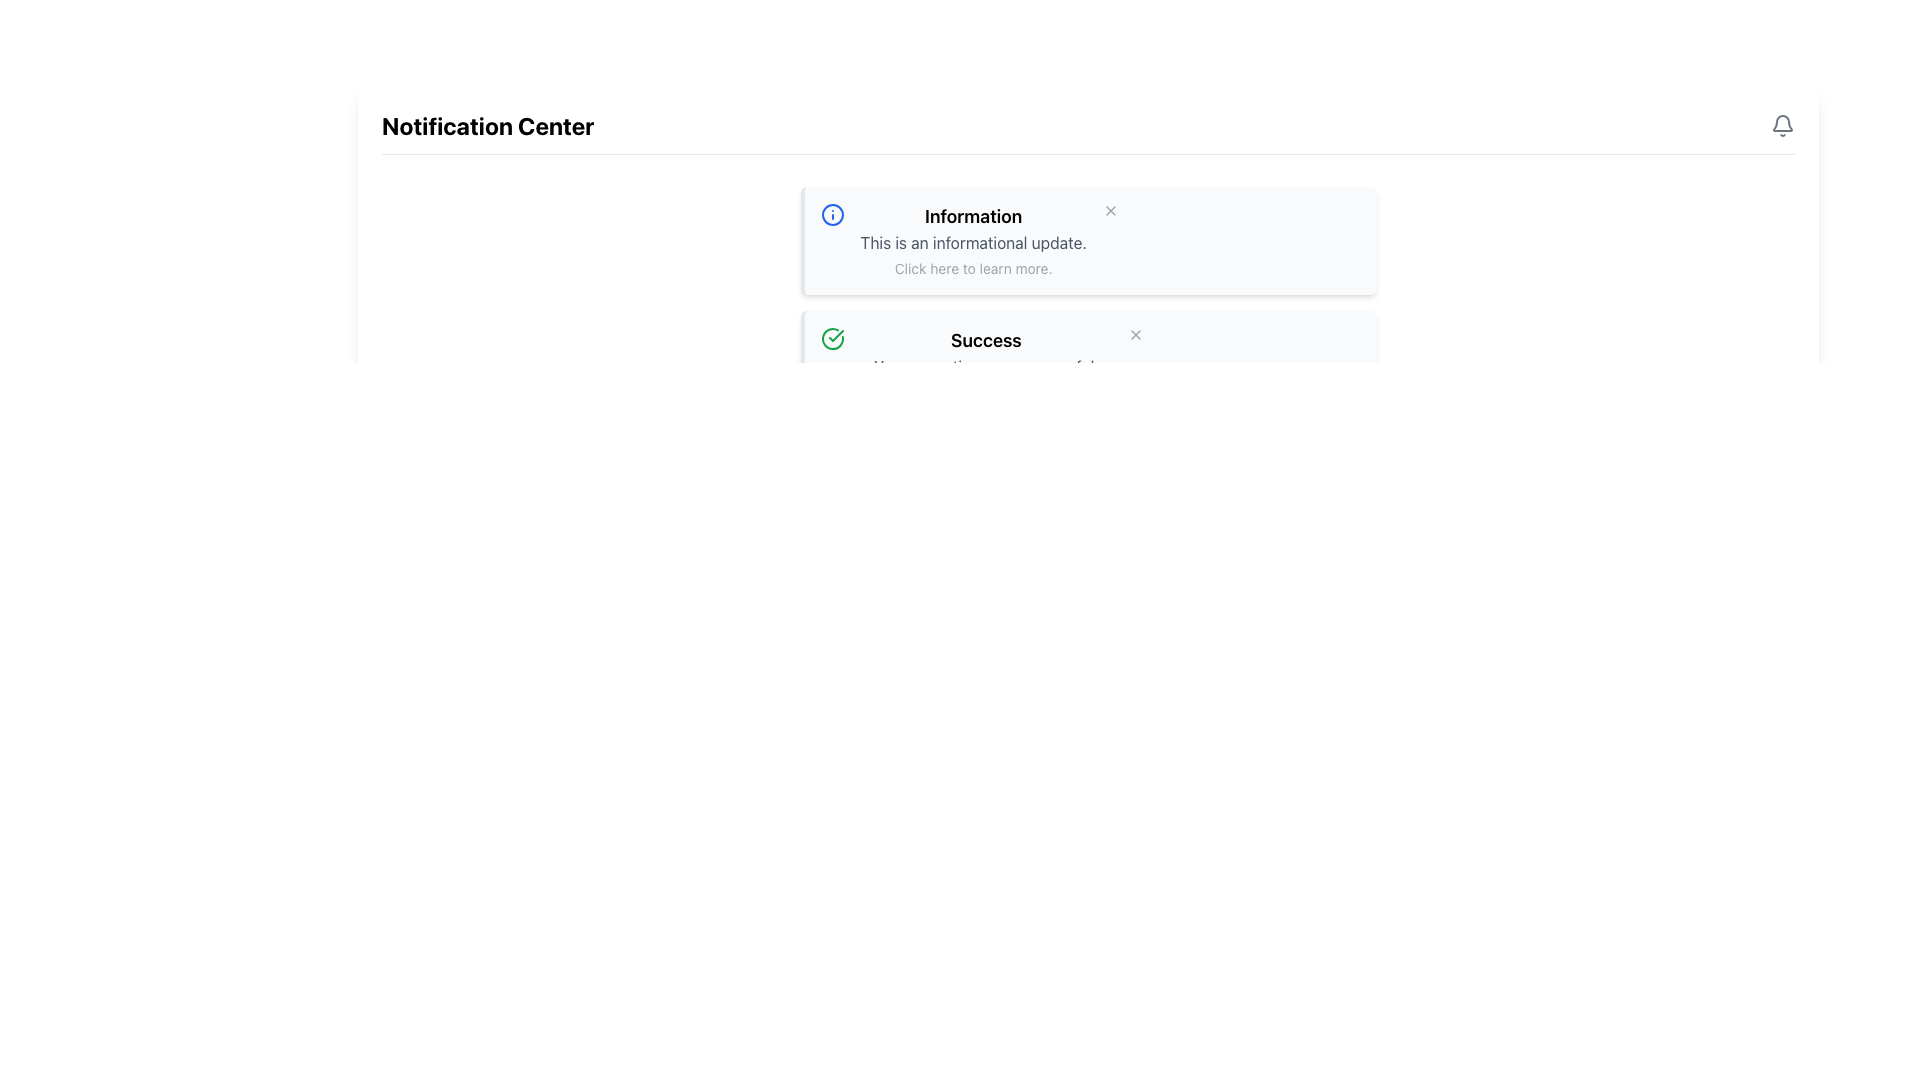  I want to click on the close button with an 'X' symbol located at the top-right corner of the notification card labeled 'Information', so click(1109, 211).